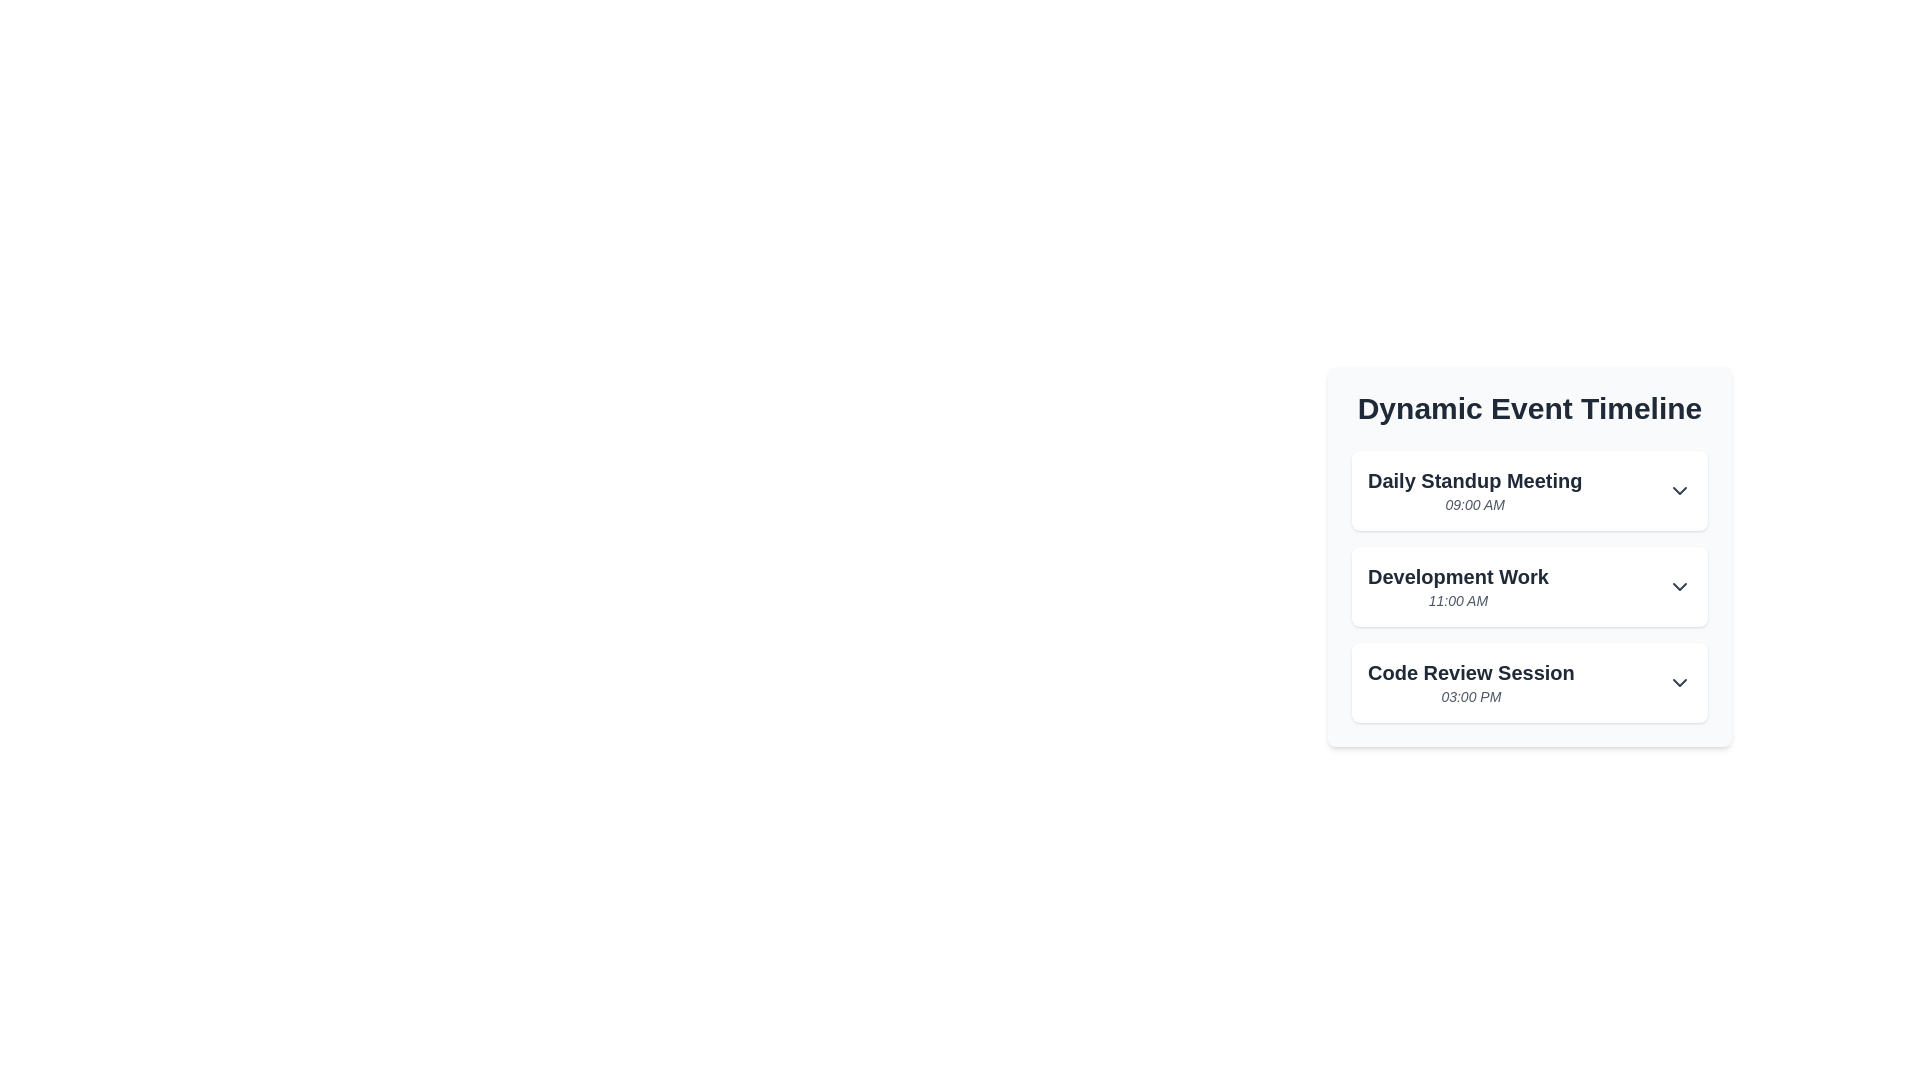 Image resolution: width=1920 pixels, height=1080 pixels. Describe the element at coordinates (1529, 585) in the screenshot. I see `displayed event name and time from the second item in the vertical list of the event timeline, which is located between 'Daily Standup Meeting' and 'Code Review Session'` at that location.